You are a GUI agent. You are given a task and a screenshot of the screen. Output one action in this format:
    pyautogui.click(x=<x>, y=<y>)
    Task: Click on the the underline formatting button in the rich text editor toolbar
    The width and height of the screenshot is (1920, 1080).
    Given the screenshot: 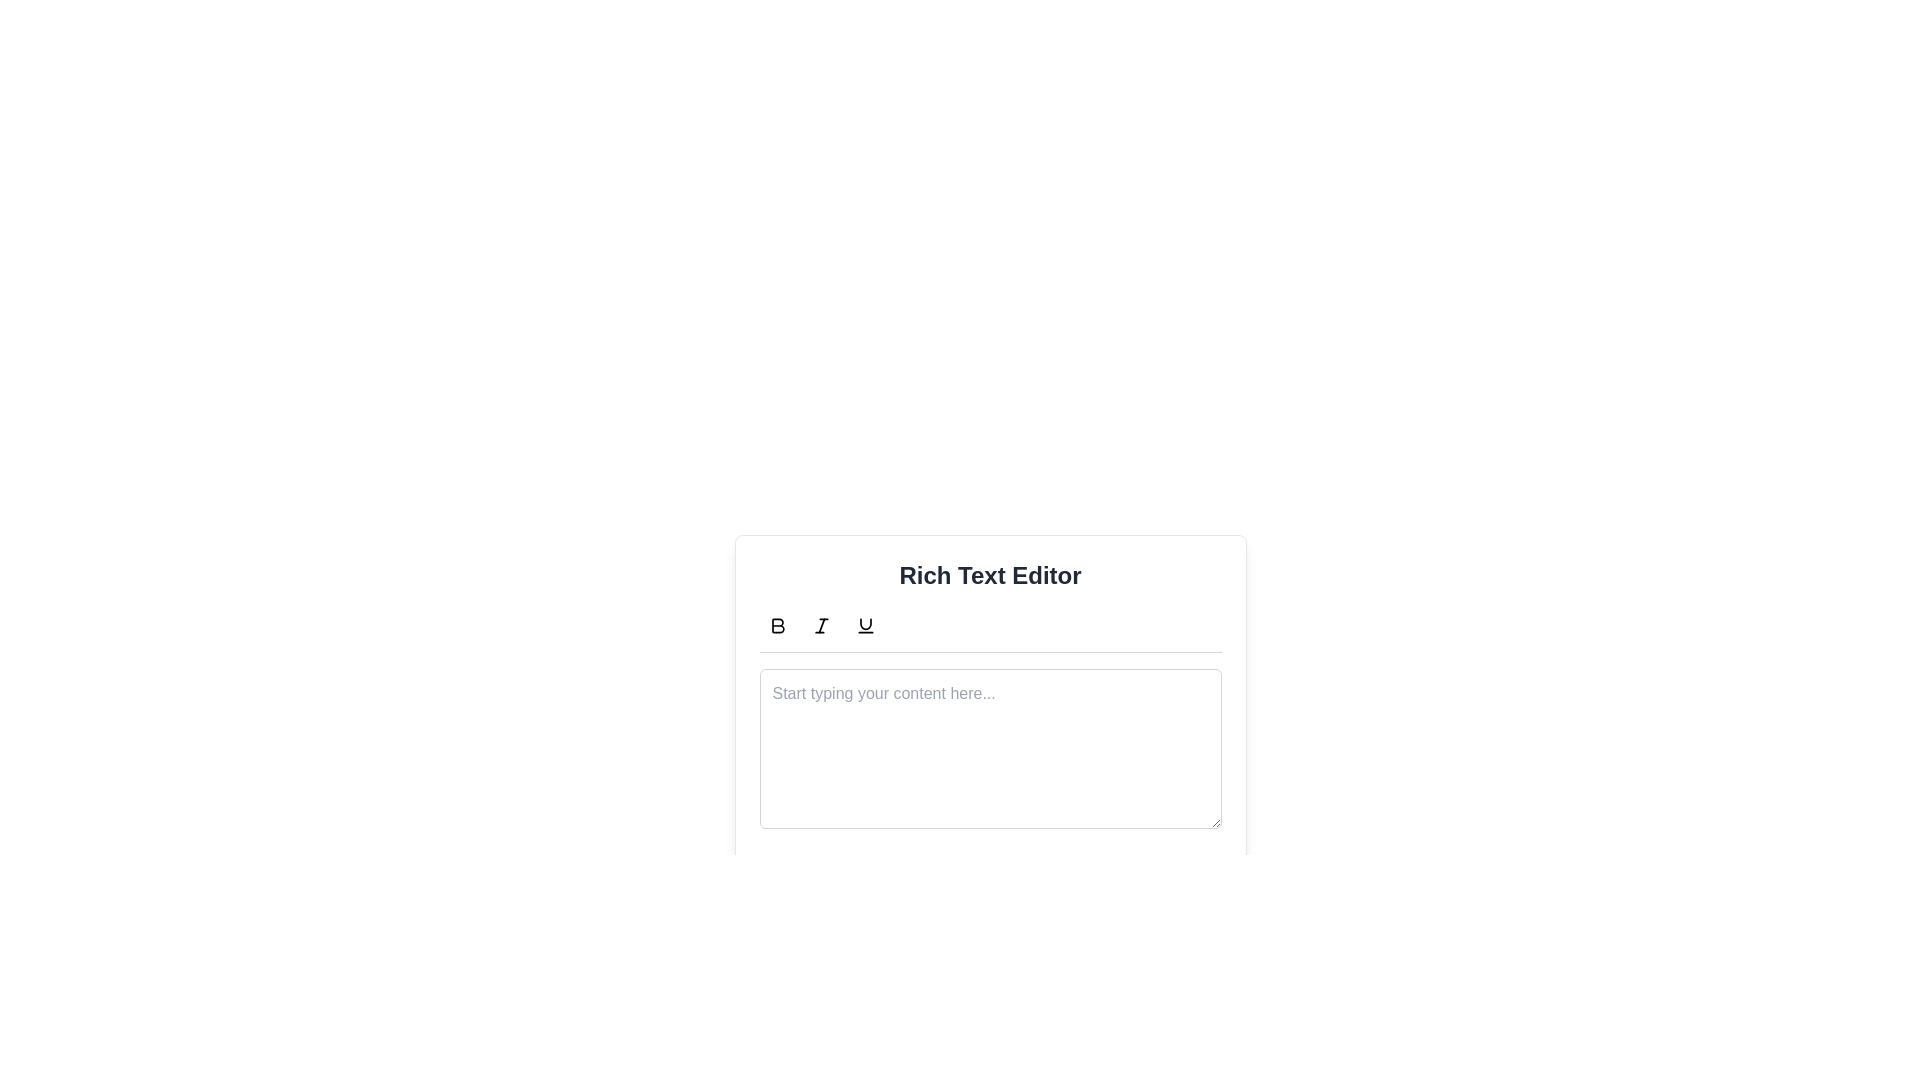 What is the action you would take?
    pyautogui.click(x=865, y=623)
    